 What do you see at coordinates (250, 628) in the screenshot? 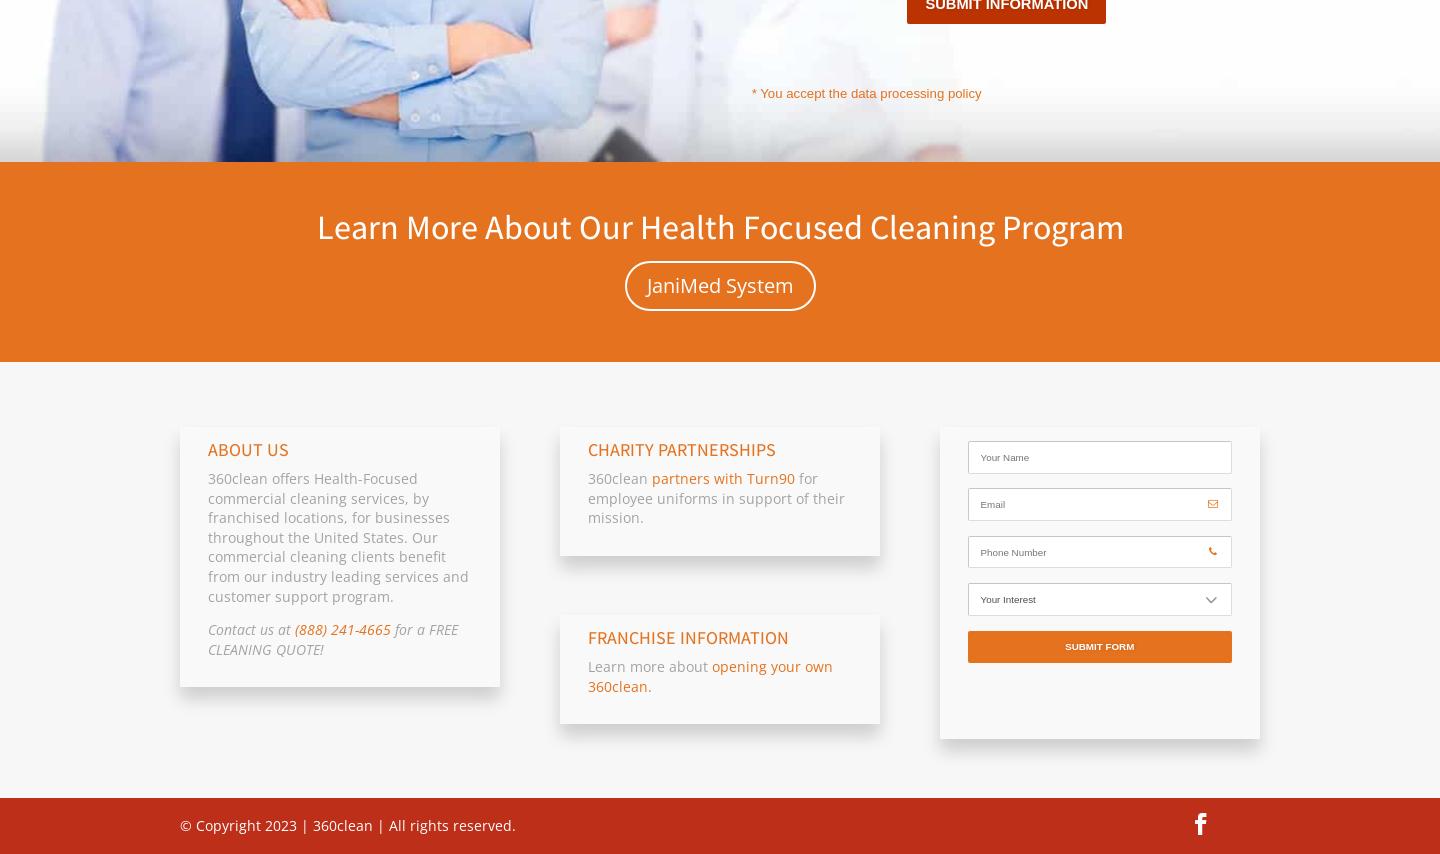
I see `'Contact us at'` at bounding box center [250, 628].